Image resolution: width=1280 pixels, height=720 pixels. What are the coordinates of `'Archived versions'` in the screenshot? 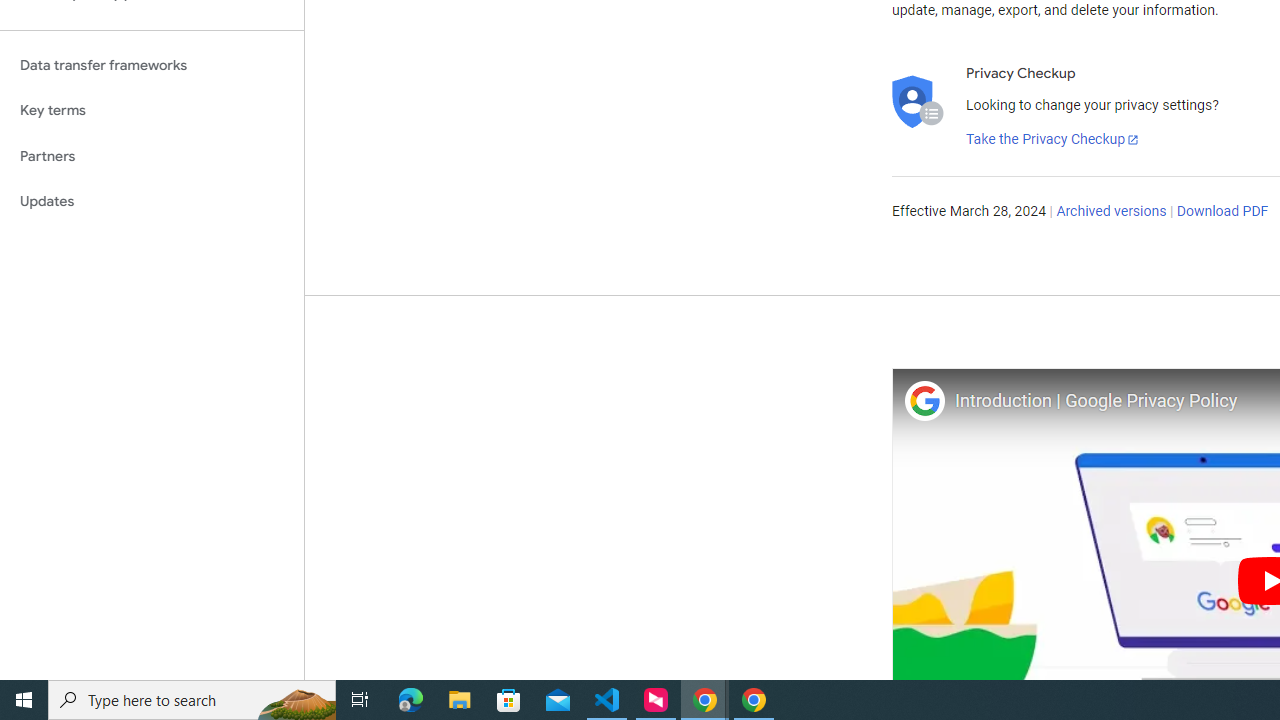 It's located at (1110, 212).